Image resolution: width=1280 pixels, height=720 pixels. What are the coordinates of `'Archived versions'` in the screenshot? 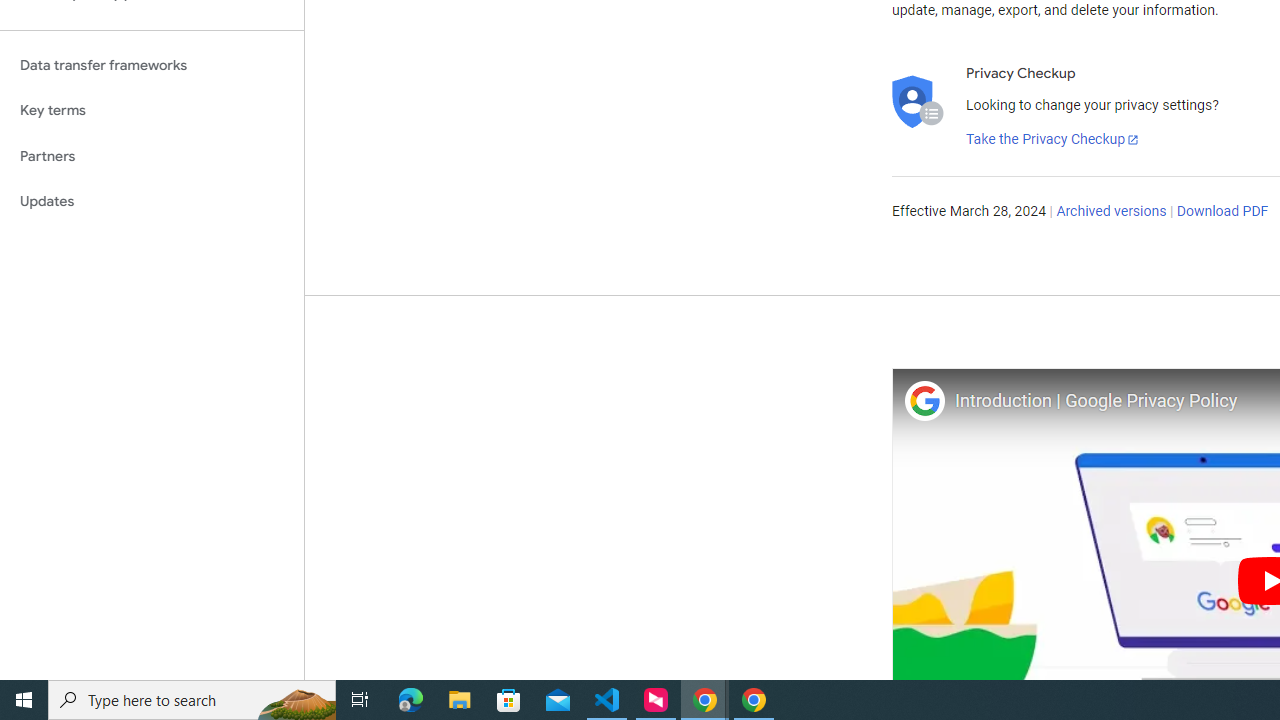 It's located at (1110, 212).